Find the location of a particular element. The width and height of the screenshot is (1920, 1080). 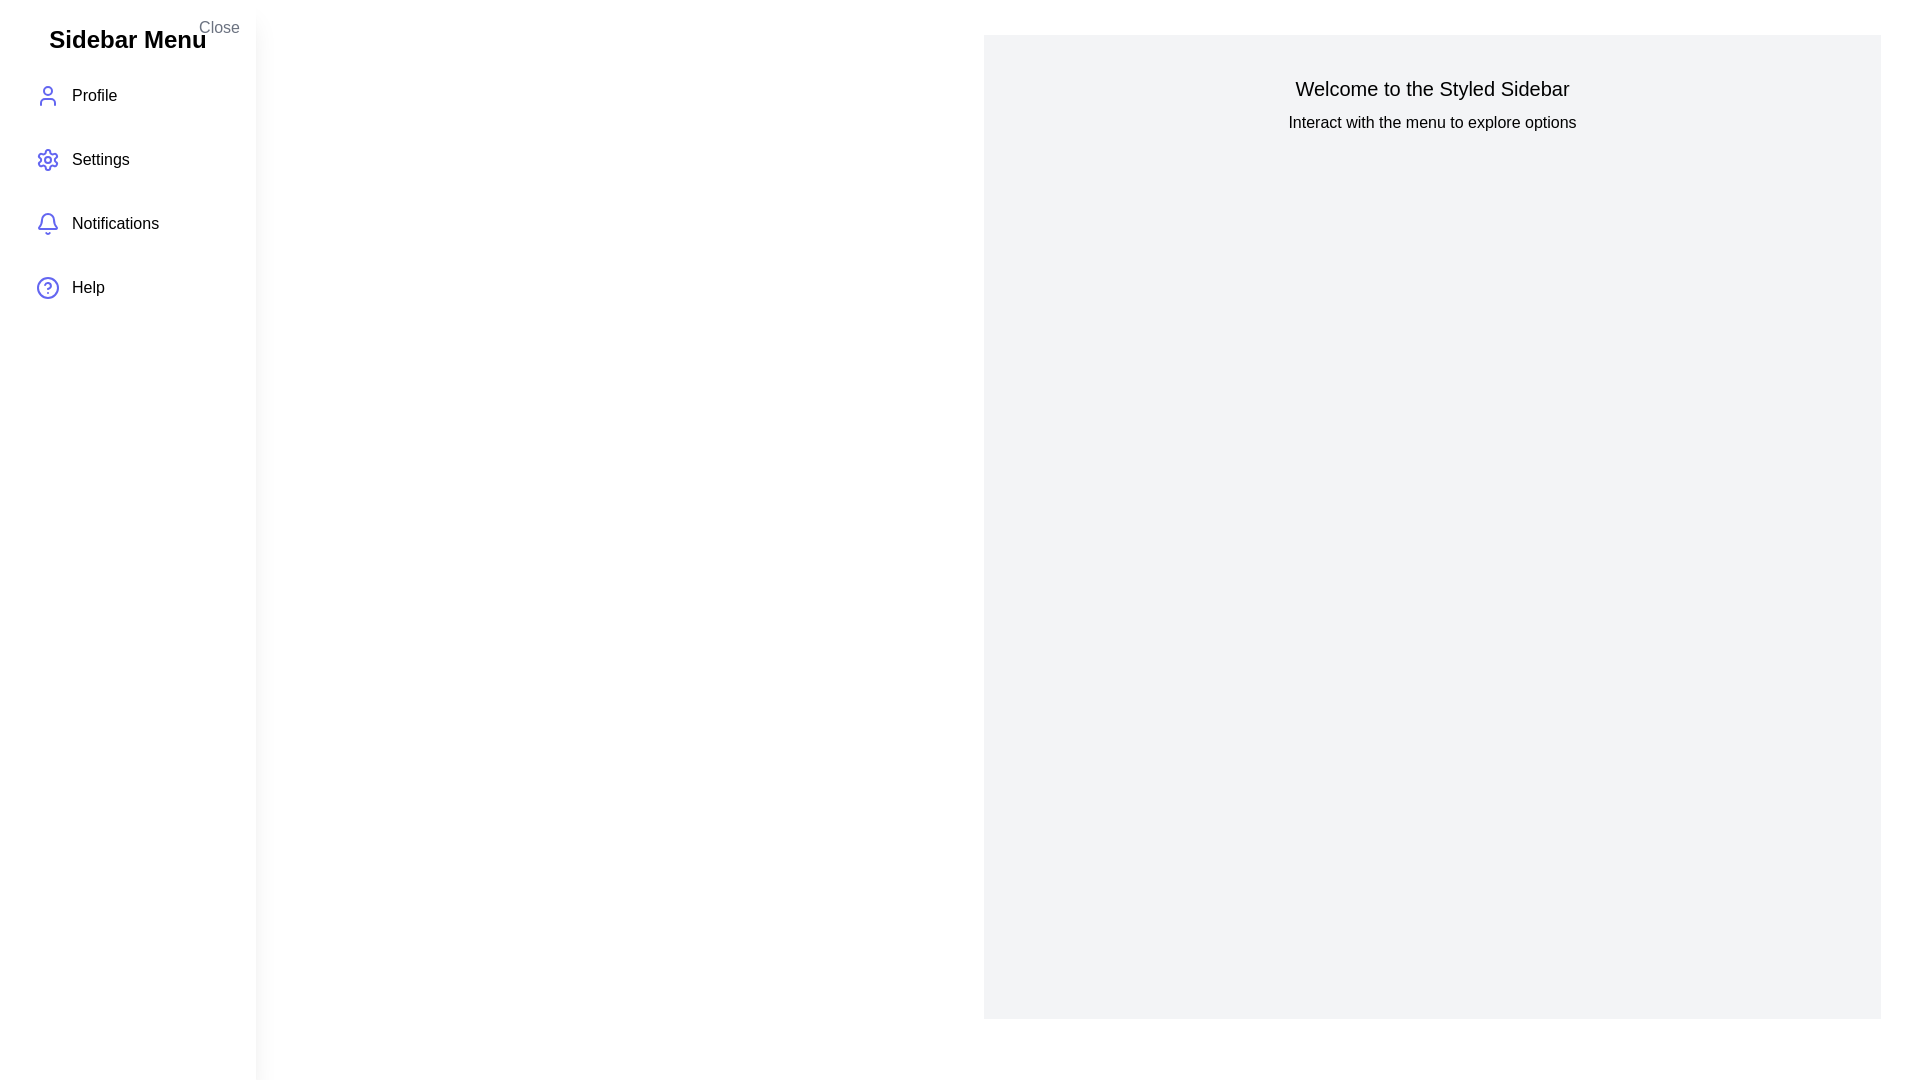

'Close' button in the top-right corner of the sidebar to toggle its visibility is located at coordinates (219, 27).